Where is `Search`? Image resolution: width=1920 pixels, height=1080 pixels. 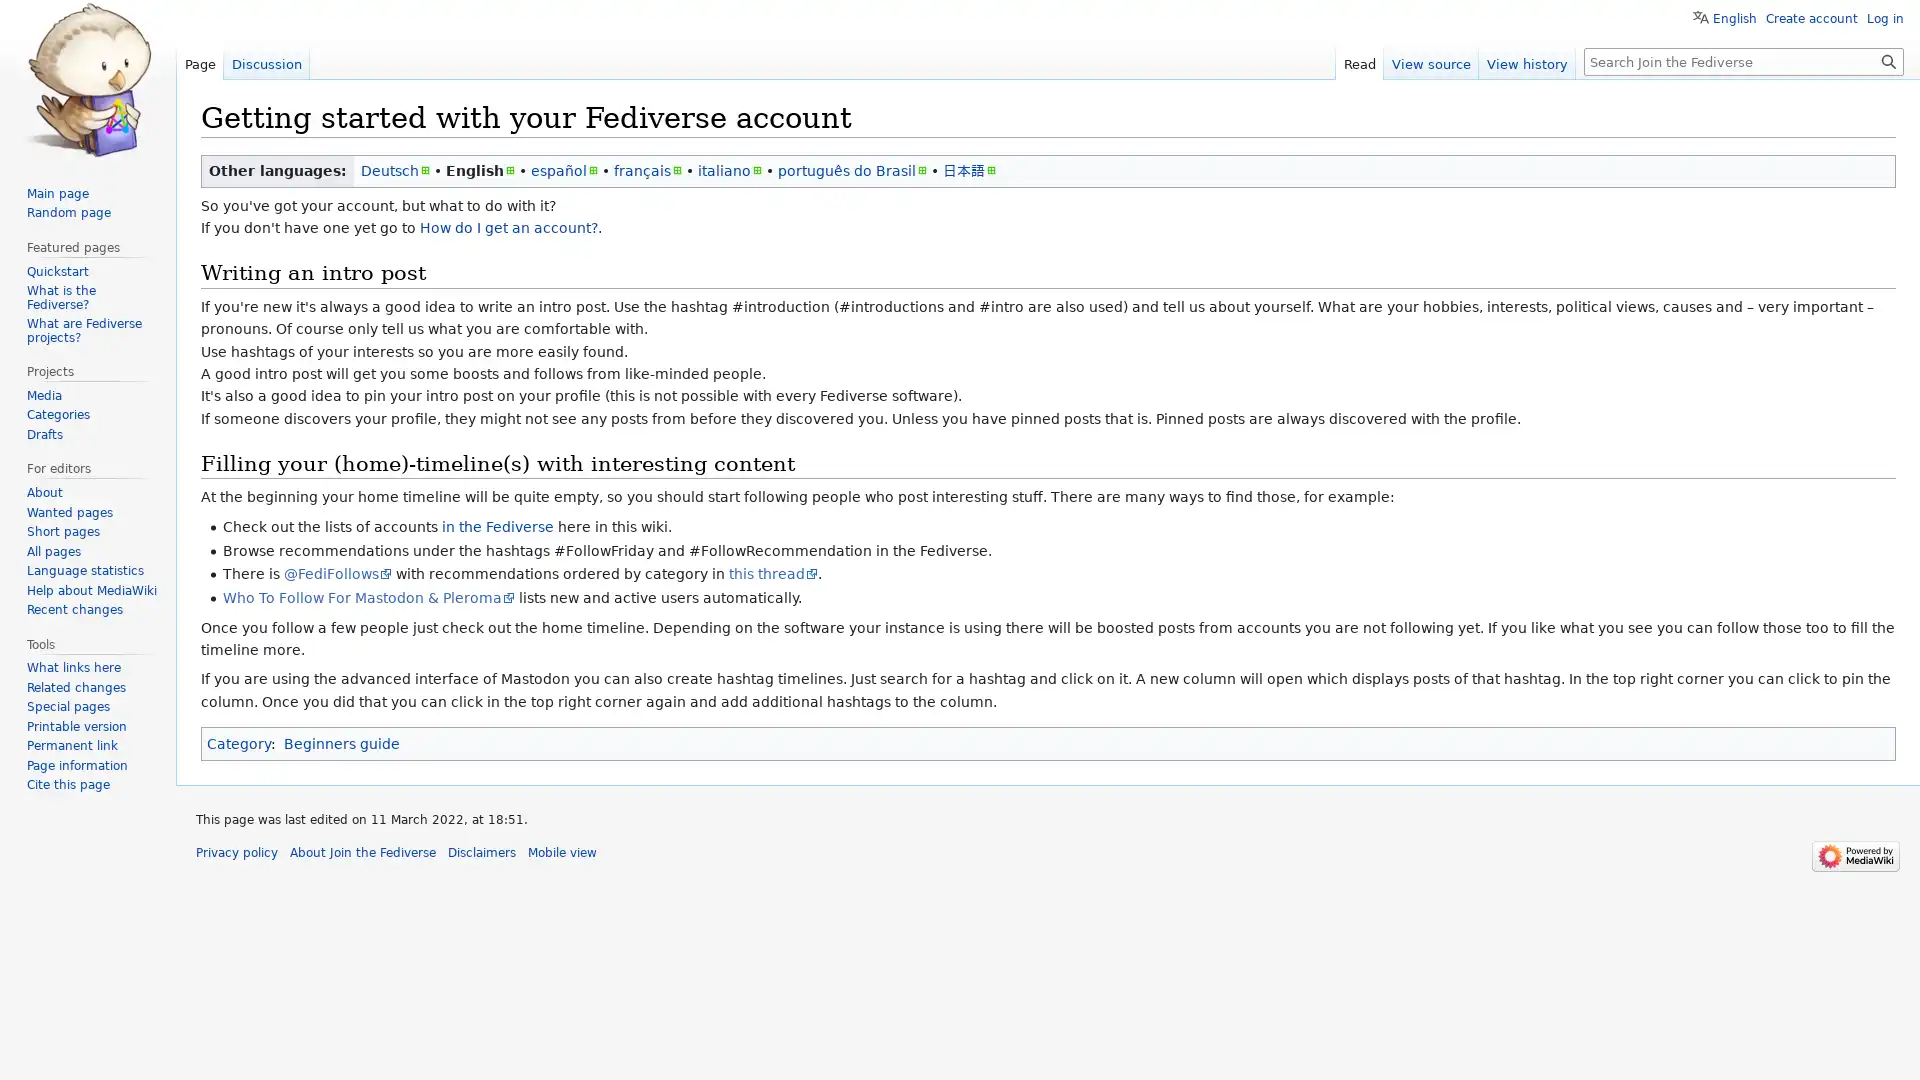
Search is located at coordinates (1888, 60).